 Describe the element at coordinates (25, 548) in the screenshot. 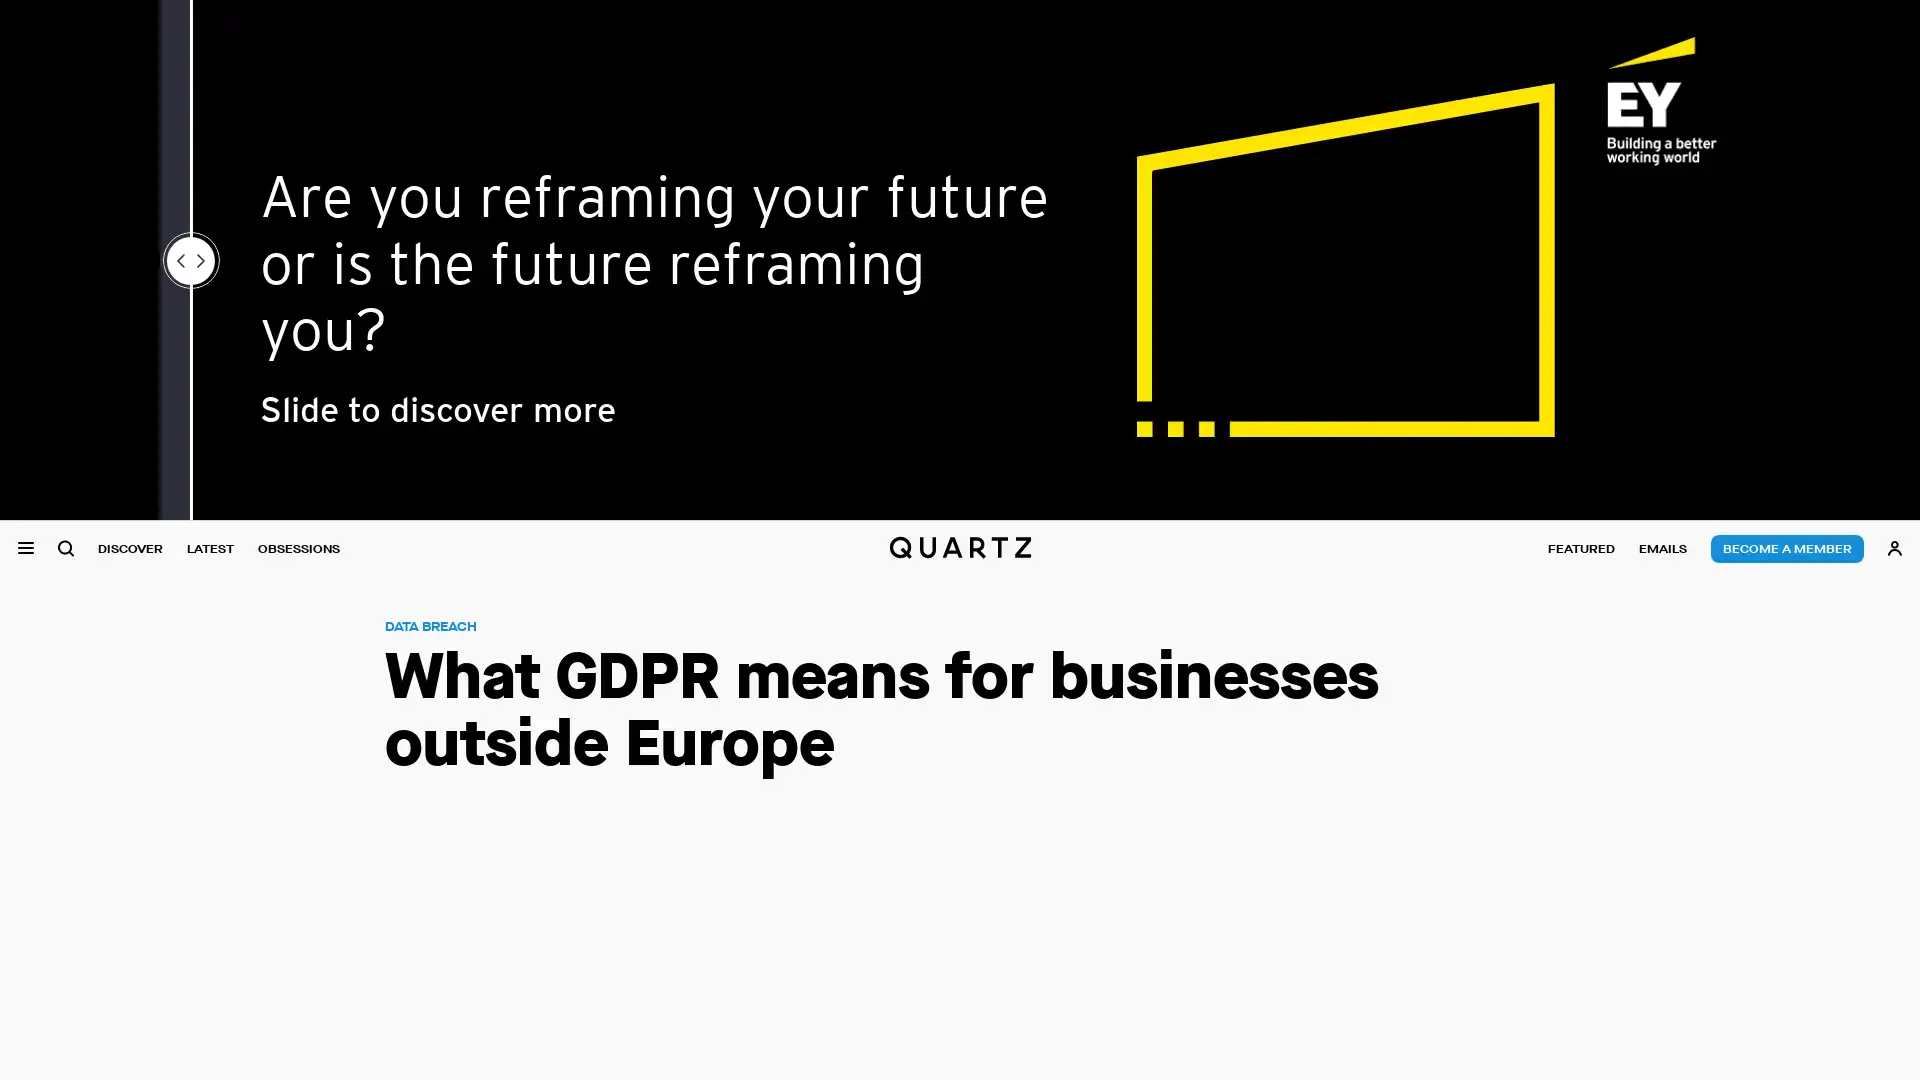

I see `Toggle menu` at that location.